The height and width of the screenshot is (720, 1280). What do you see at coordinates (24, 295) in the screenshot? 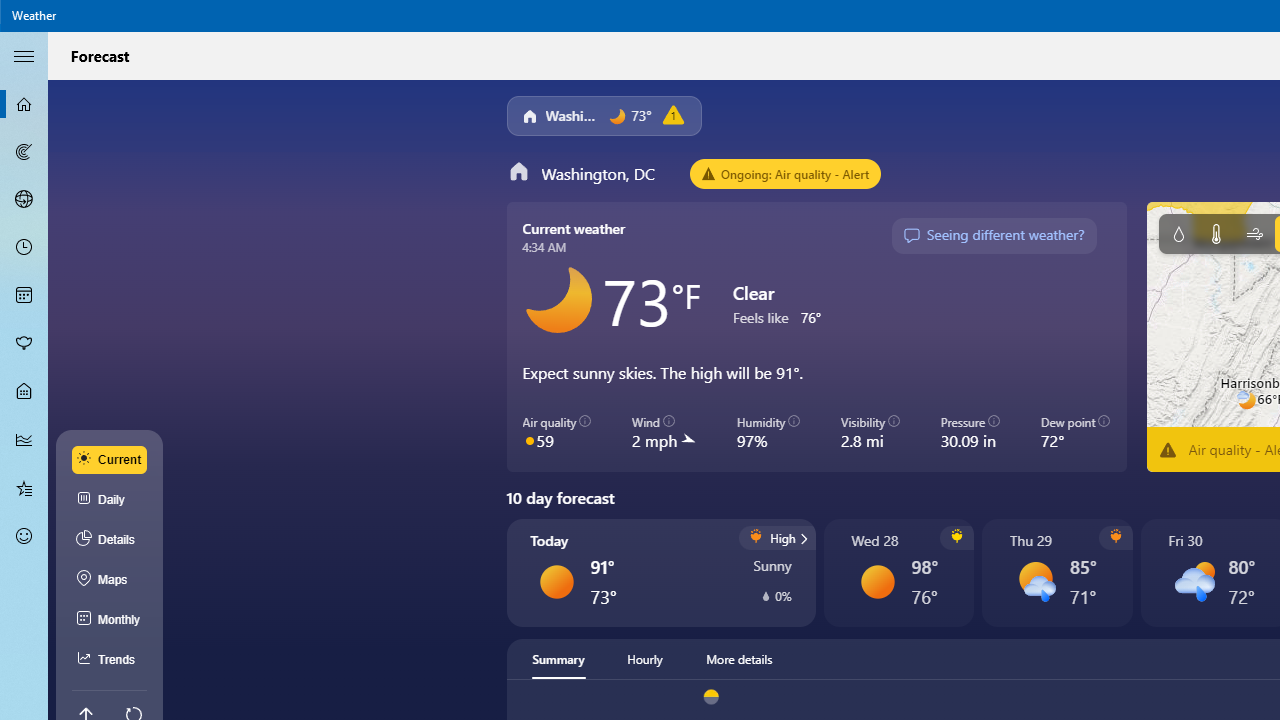
I see `'Monthly Forecast - Not Selected'` at bounding box center [24, 295].